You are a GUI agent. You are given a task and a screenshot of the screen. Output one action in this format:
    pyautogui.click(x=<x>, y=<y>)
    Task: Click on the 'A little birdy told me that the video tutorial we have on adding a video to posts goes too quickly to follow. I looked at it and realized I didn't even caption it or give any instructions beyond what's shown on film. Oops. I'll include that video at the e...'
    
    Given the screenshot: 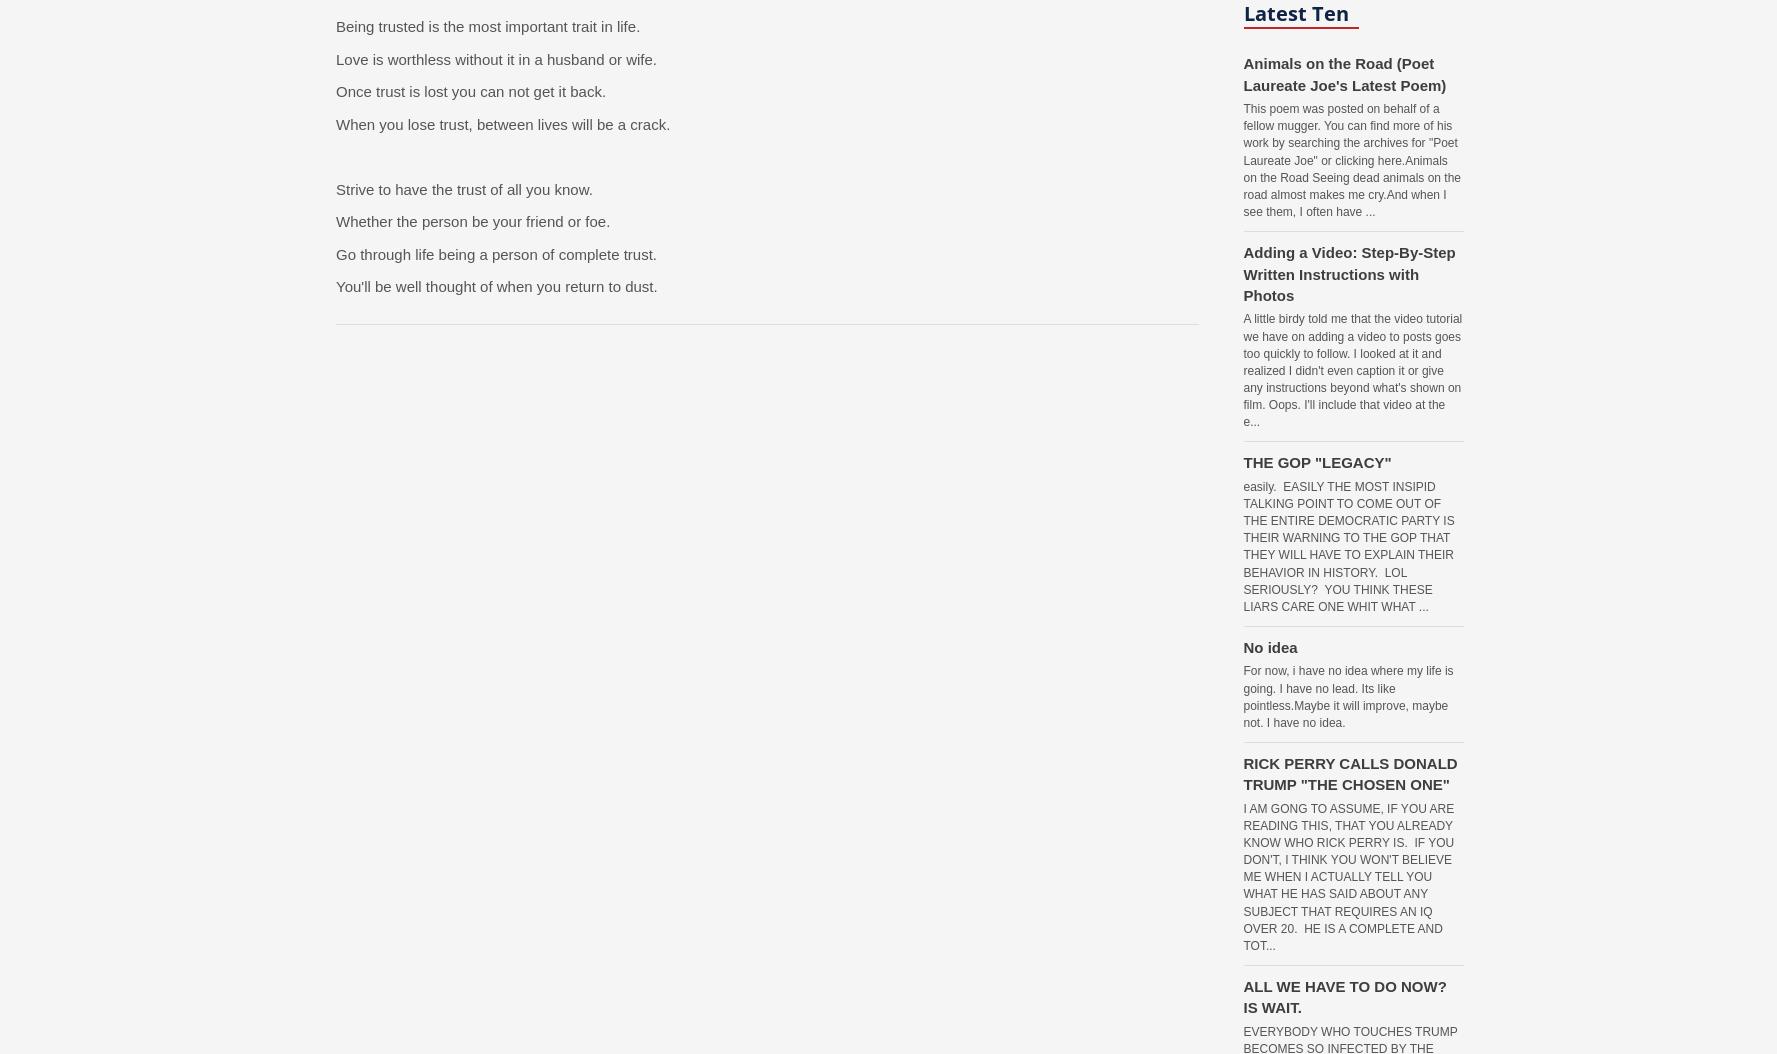 What is the action you would take?
    pyautogui.click(x=1352, y=369)
    